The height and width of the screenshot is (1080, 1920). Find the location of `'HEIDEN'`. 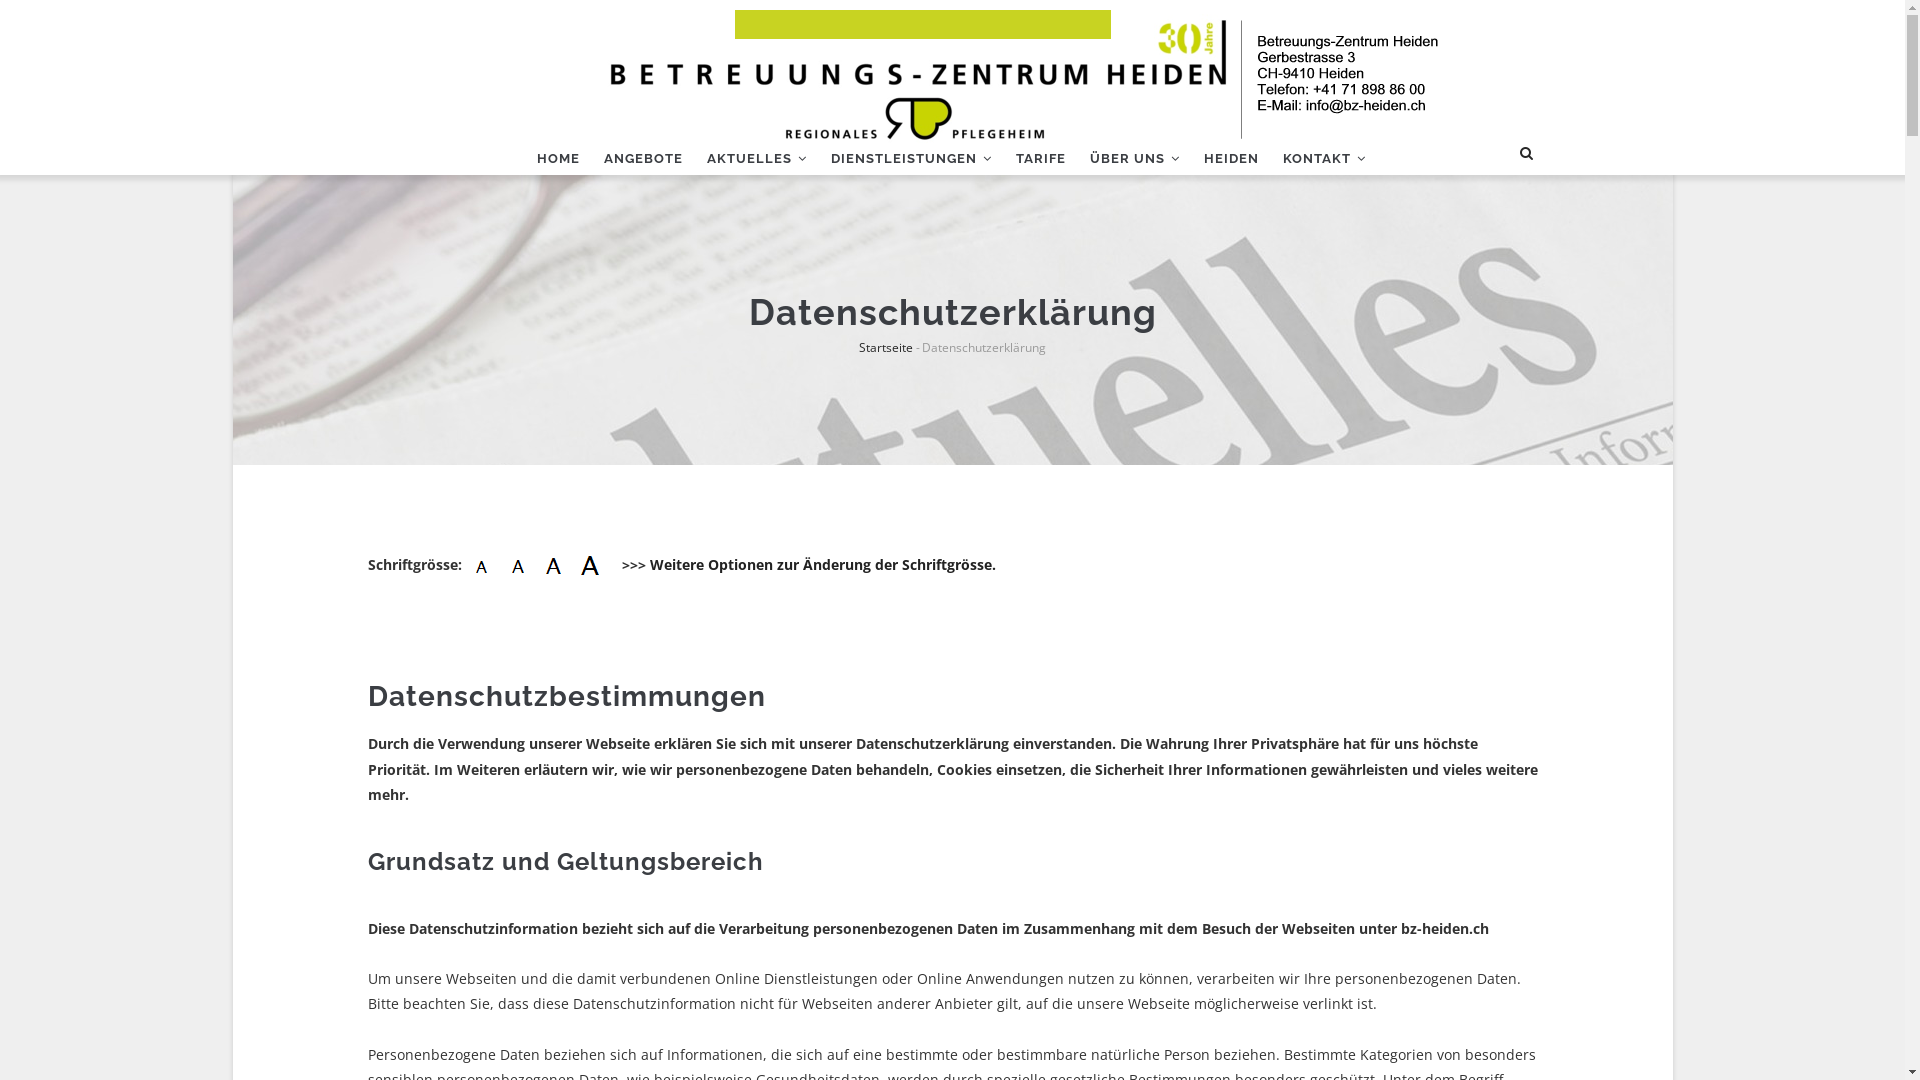

'HEIDEN' is located at coordinates (1230, 157).